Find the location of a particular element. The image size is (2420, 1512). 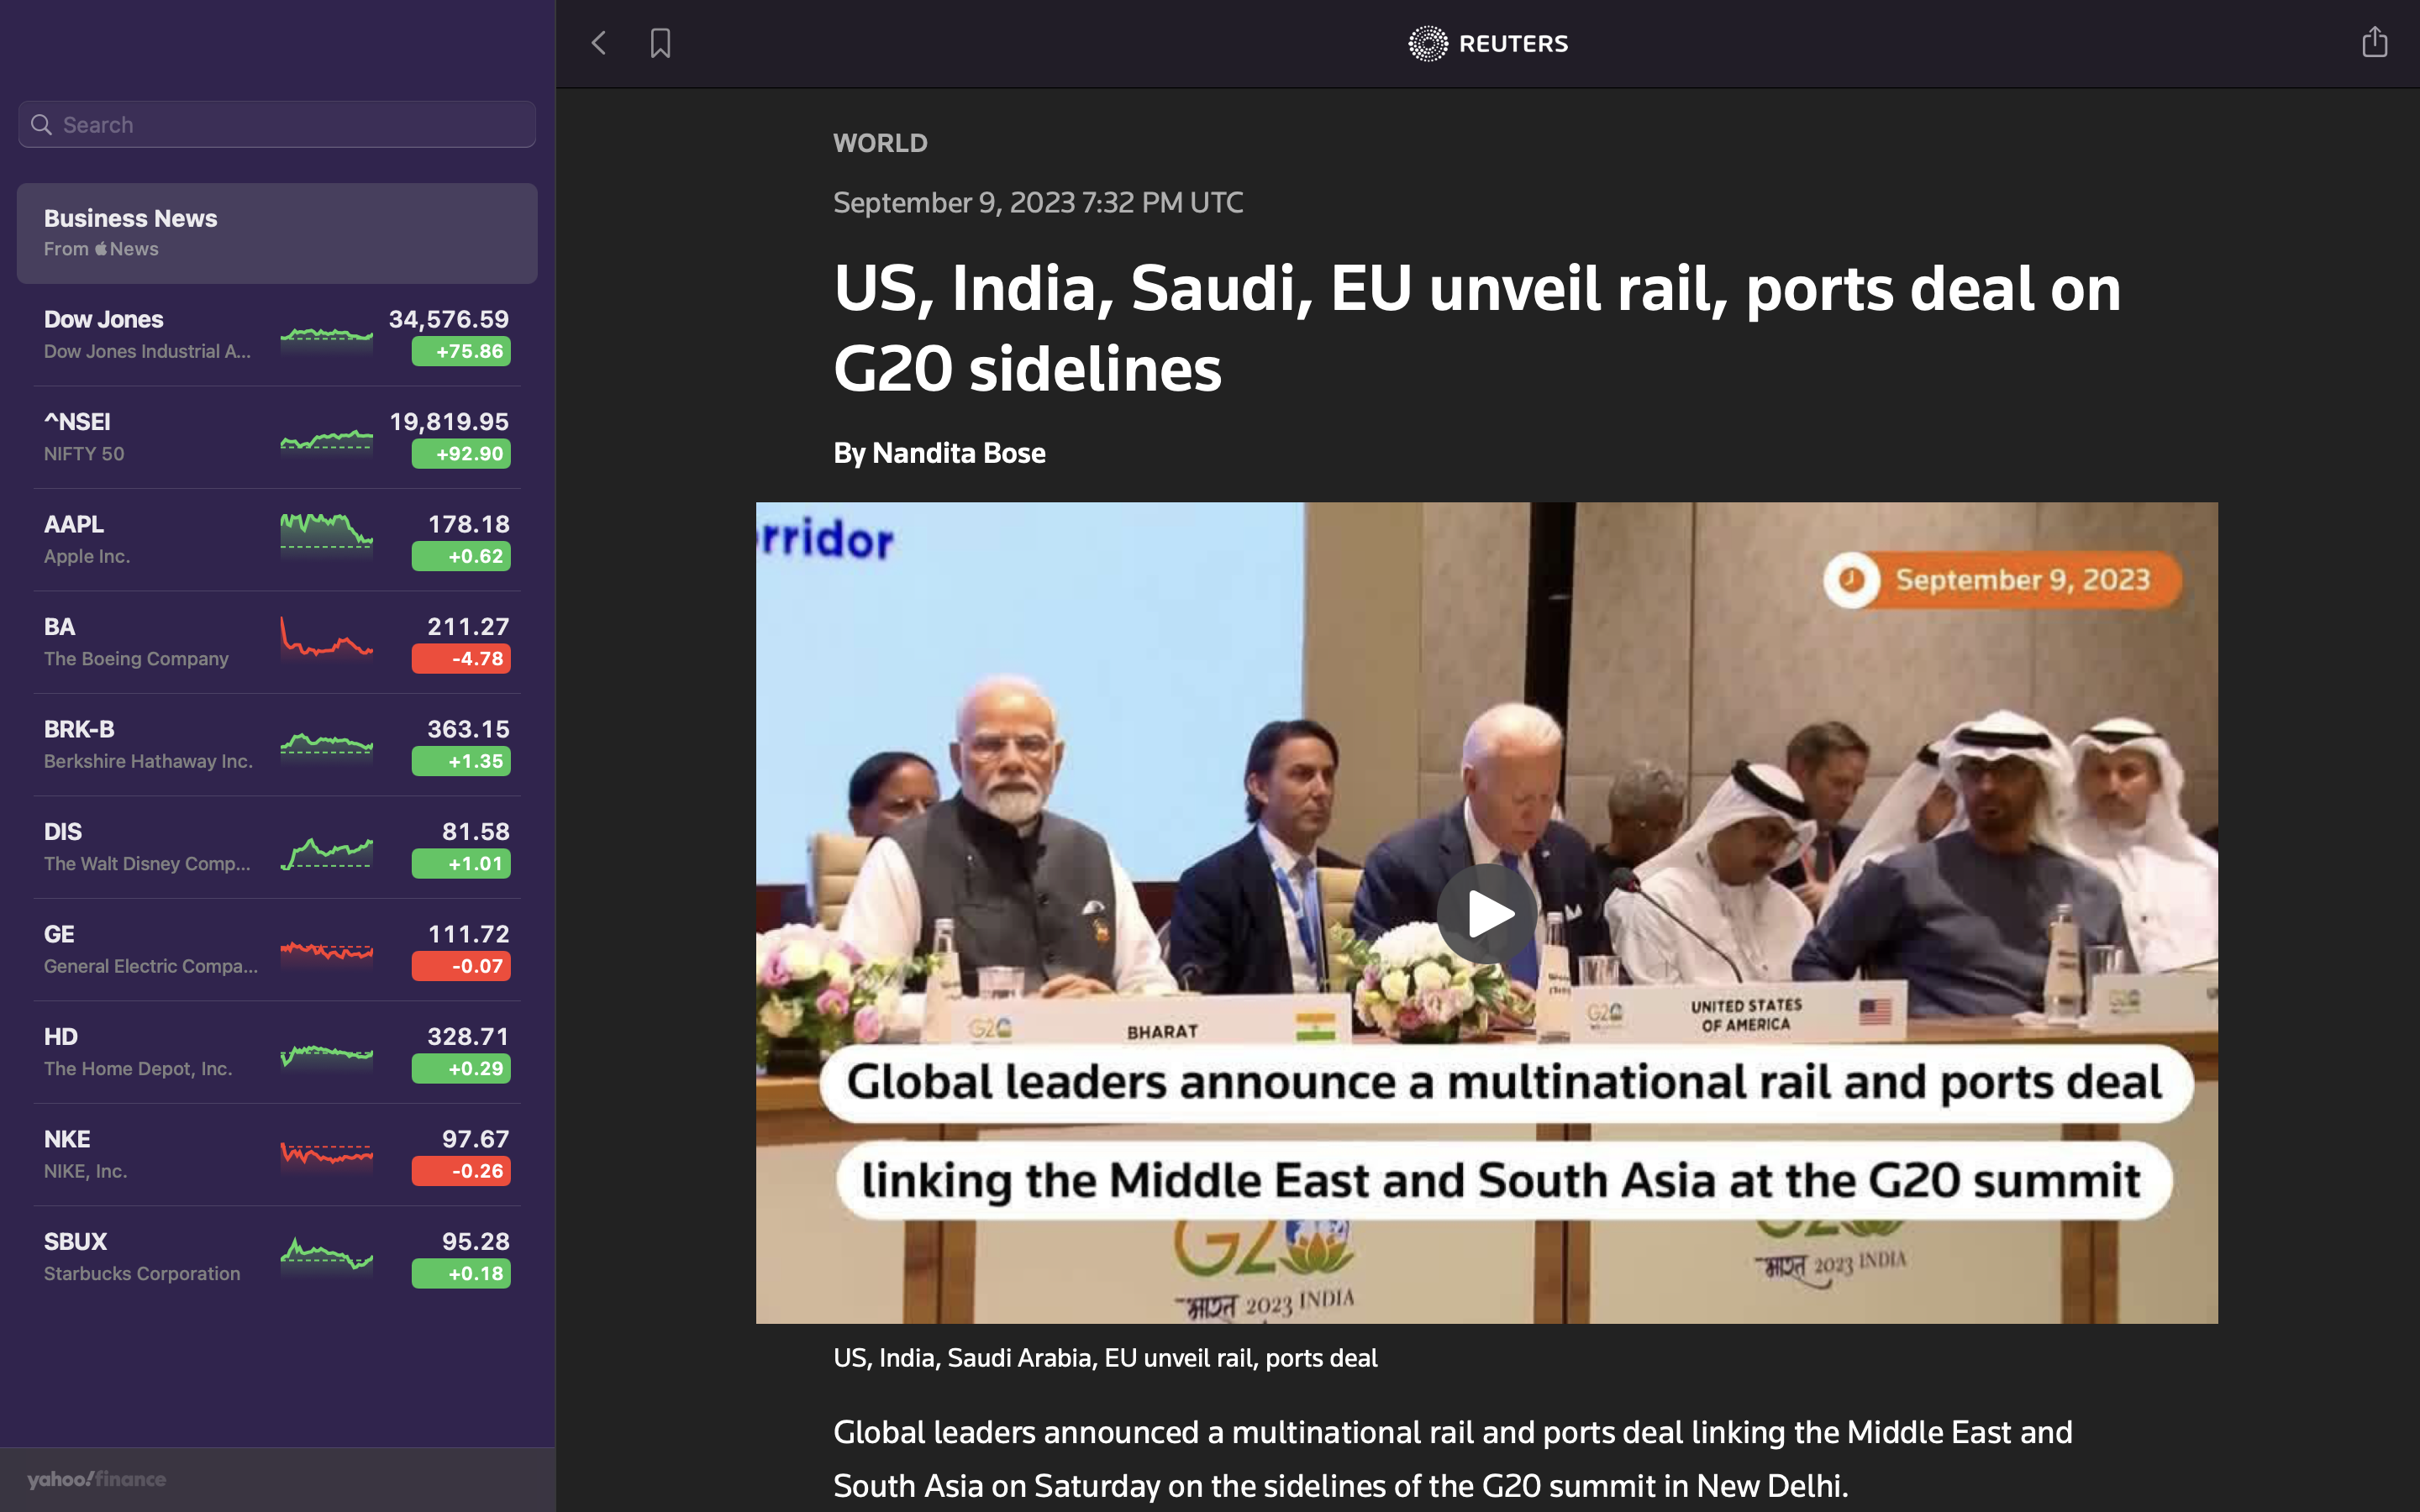

Replay the last watched news video is located at coordinates (1488, 909).